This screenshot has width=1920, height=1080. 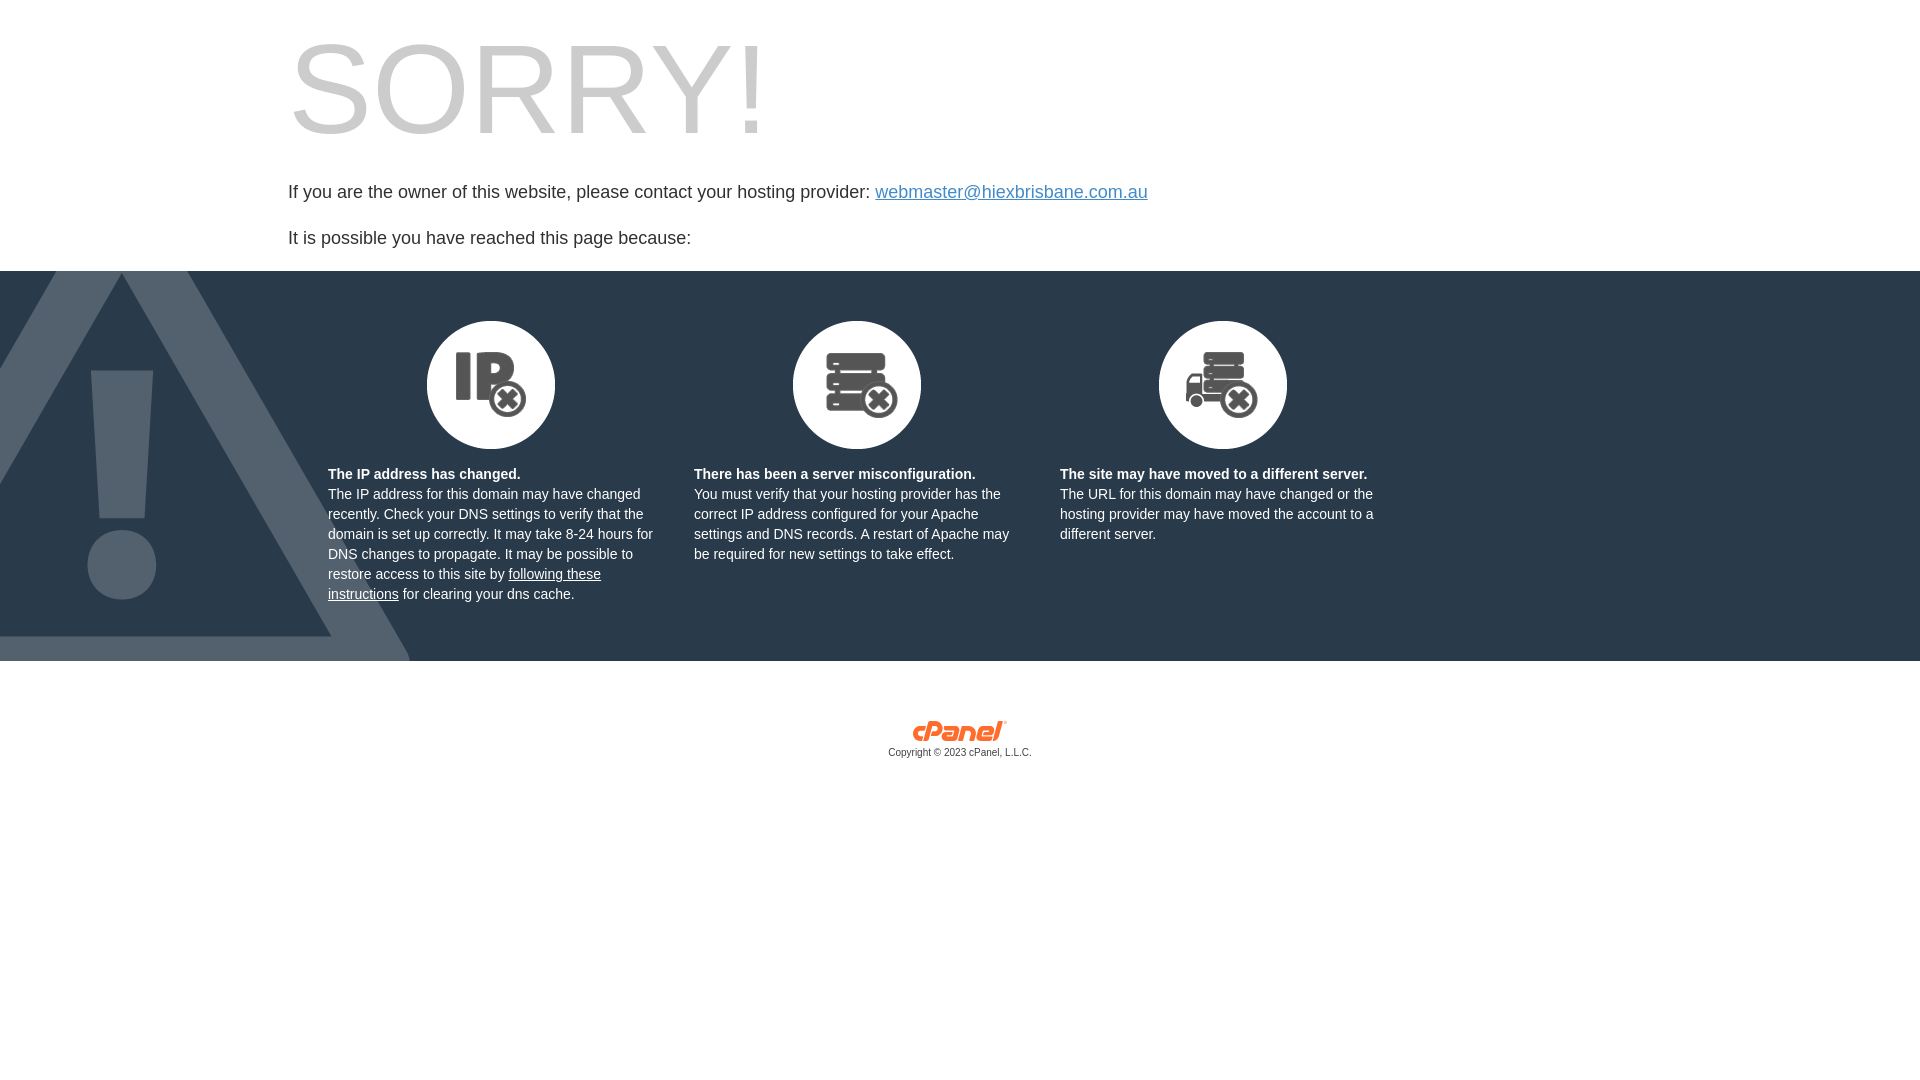 What do you see at coordinates (463, 583) in the screenshot?
I see `'following these instructions'` at bounding box center [463, 583].